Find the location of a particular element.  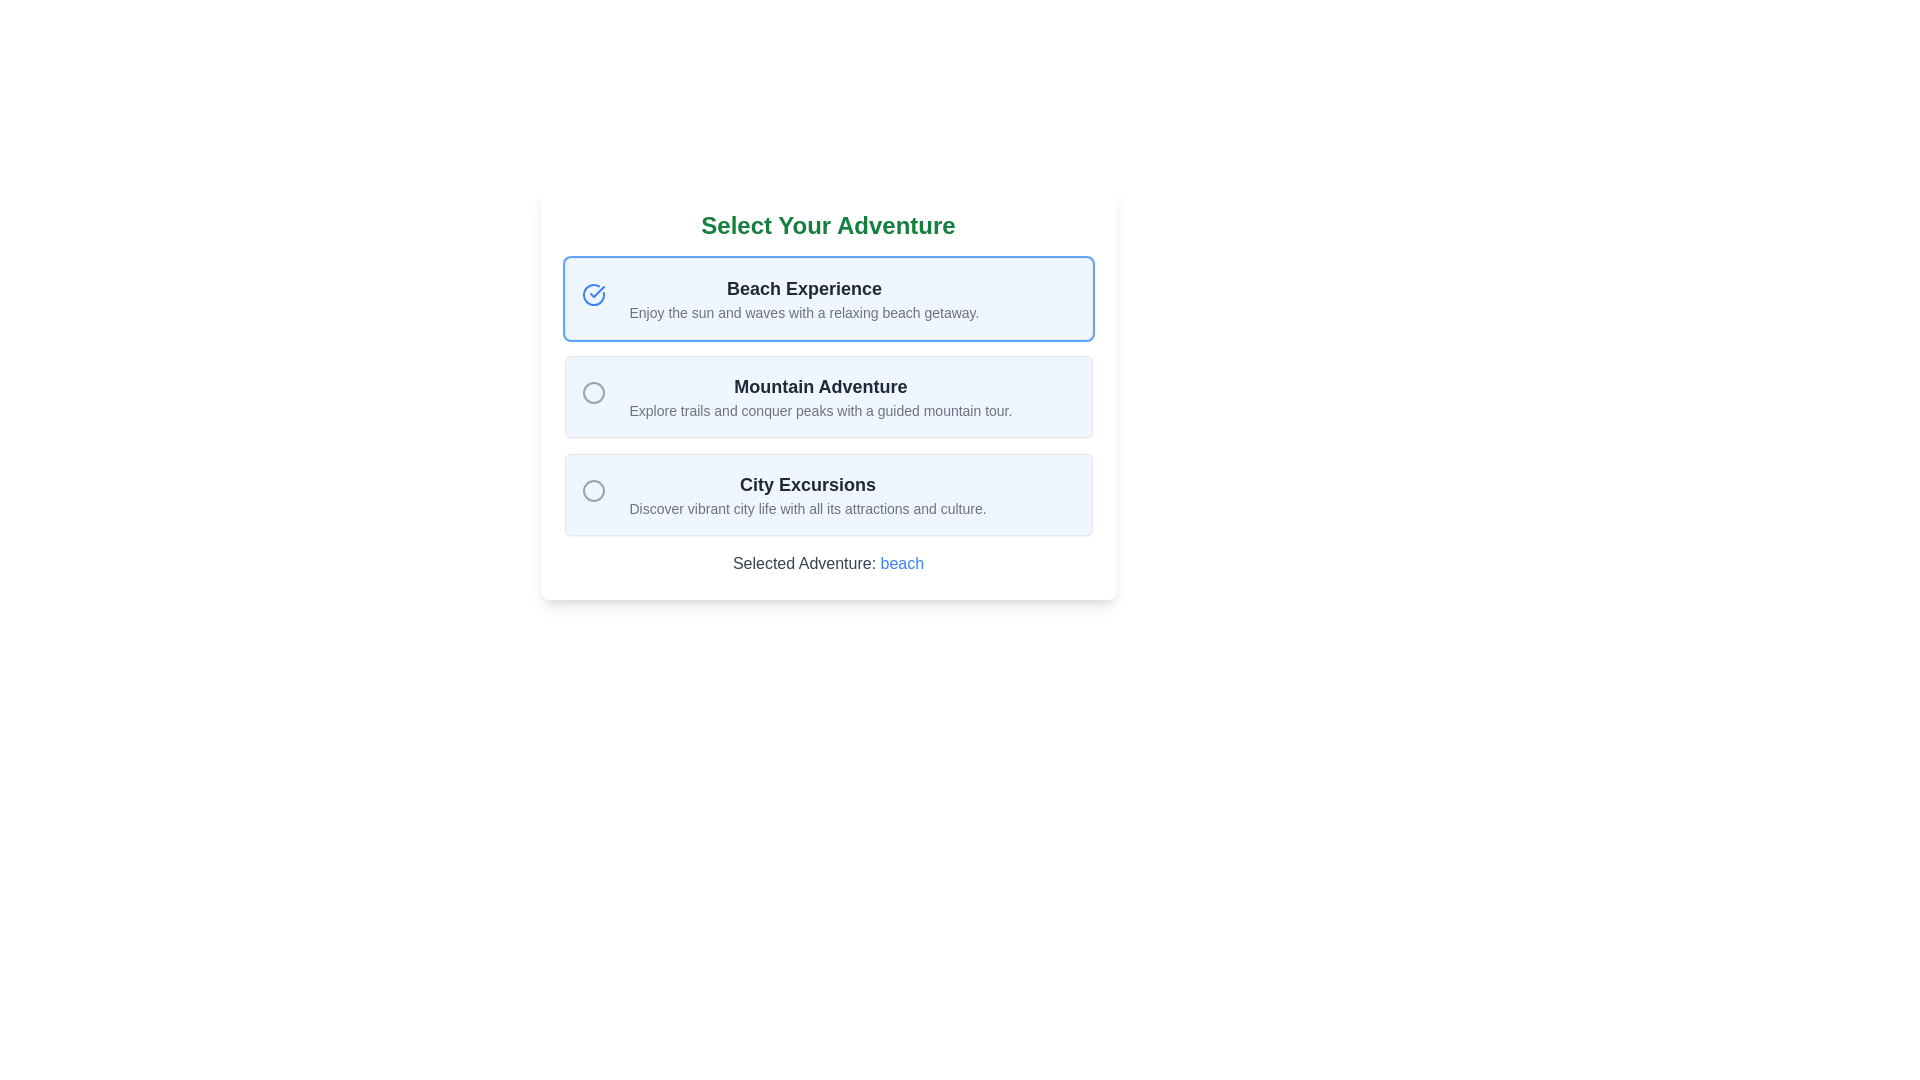

the title label for 'City Excursions' located at the bottom of the selection options, which serves as a description for the user is located at coordinates (808, 485).